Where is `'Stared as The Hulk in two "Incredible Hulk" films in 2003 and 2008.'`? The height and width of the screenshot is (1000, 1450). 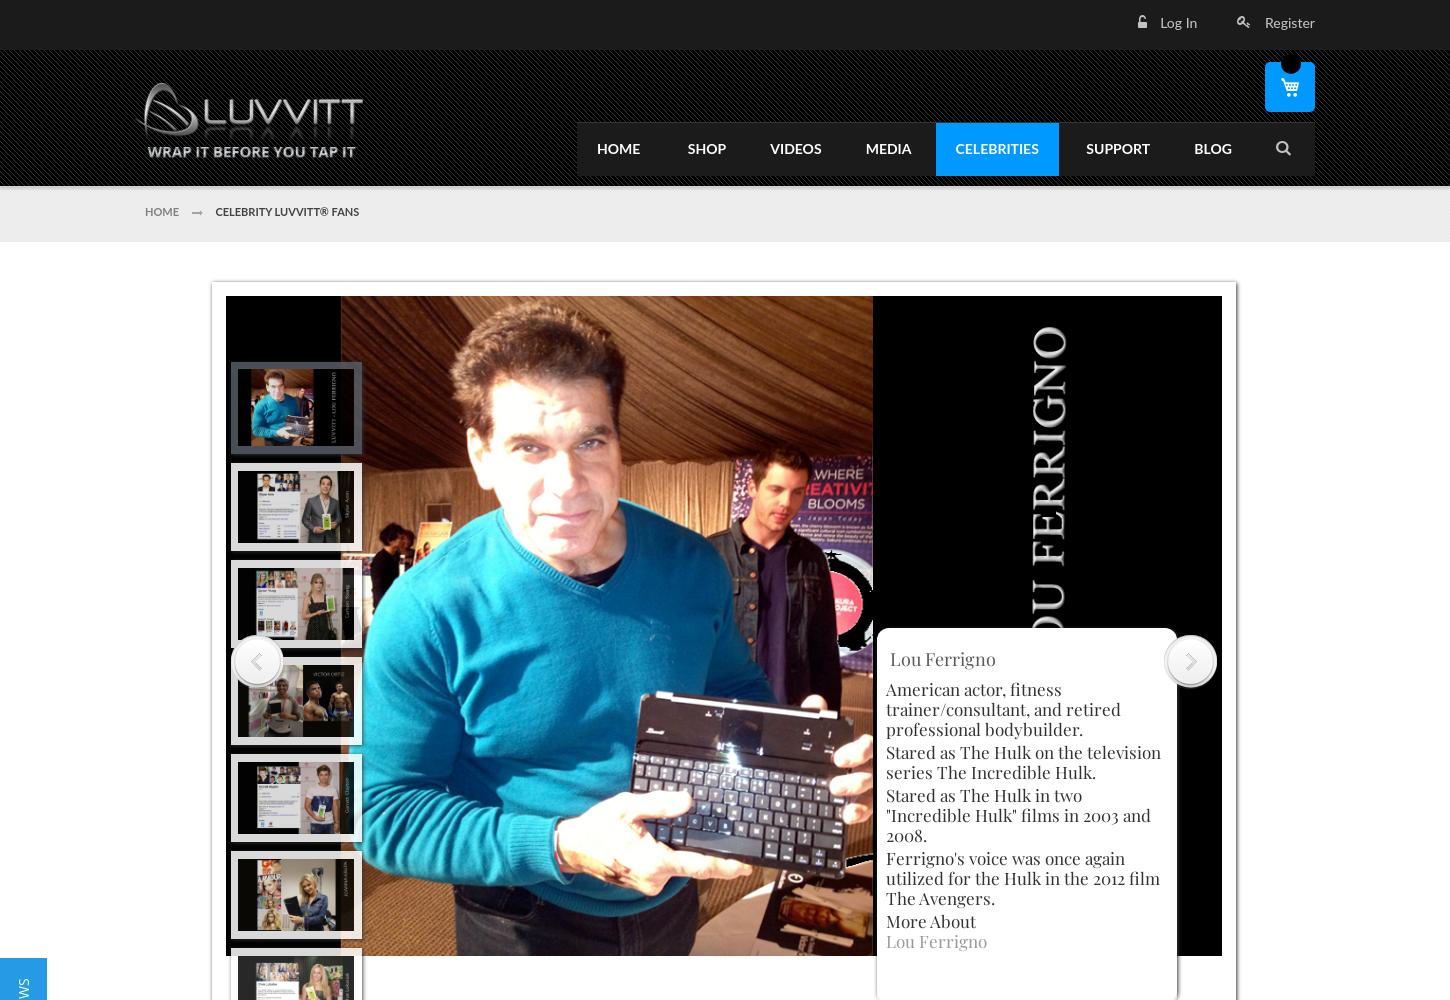 'Stared as The Hulk in two "Incredible Hulk" films in 2003 and 2008.' is located at coordinates (1018, 813).